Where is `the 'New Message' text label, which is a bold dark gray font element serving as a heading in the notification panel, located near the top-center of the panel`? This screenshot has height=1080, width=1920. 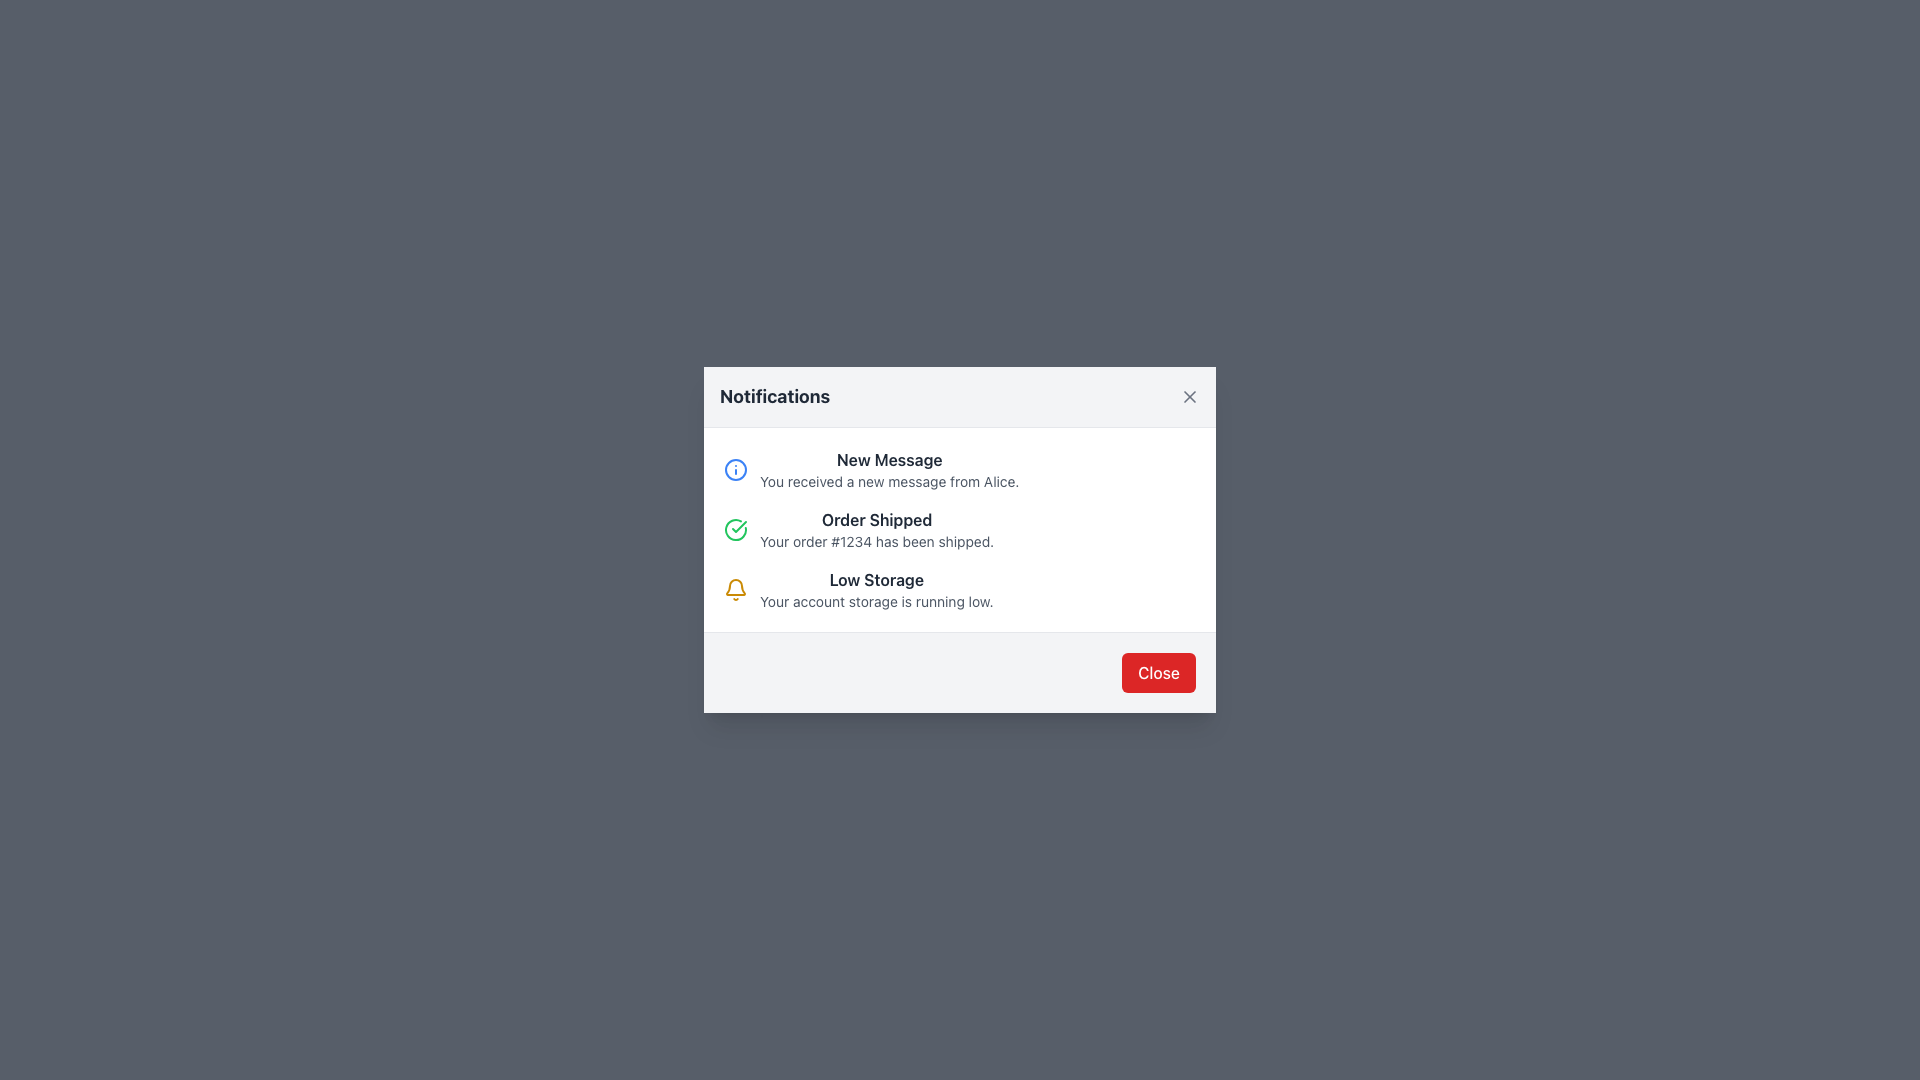 the 'New Message' text label, which is a bold dark gray font element serving as a heading in the notification panel, located near the top-center of the panel is located at coordinates (888, 459).